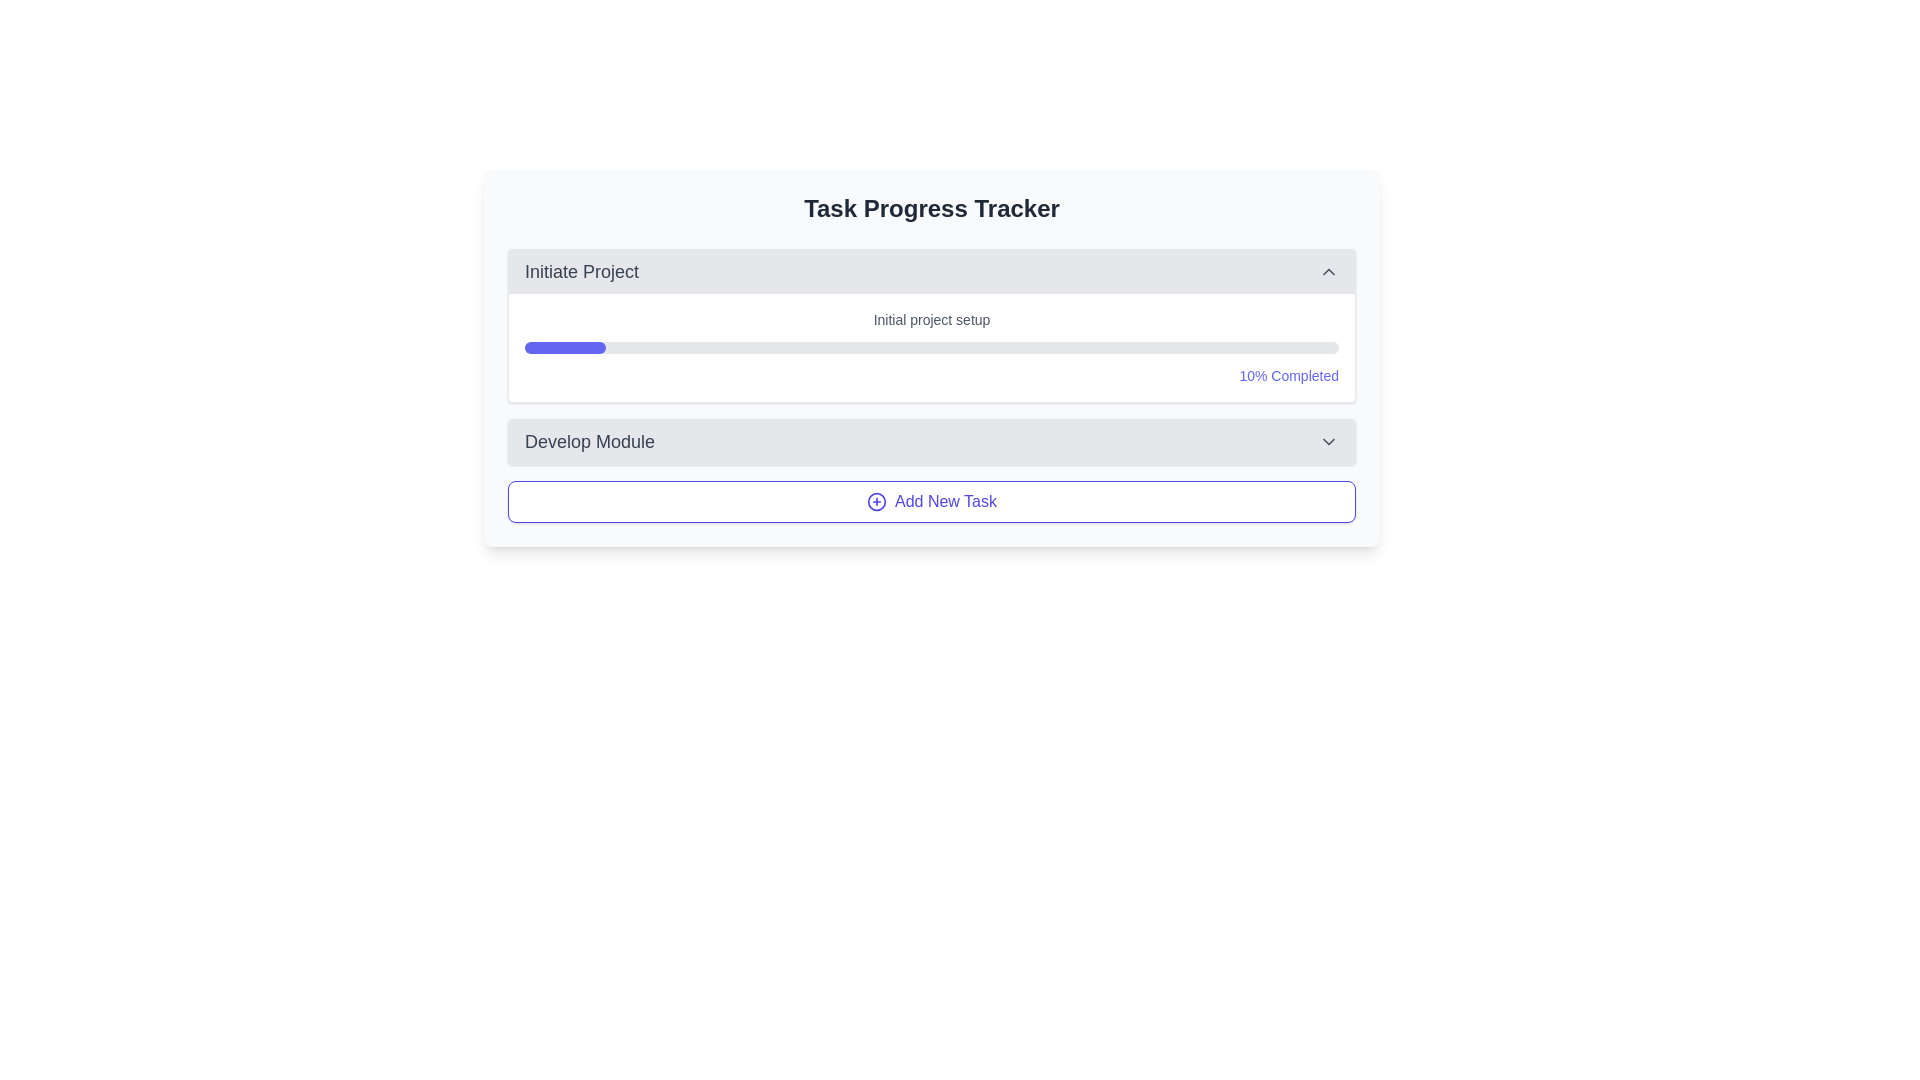 This screenshot has height=1080, width=1920. I want to click on task title and status from the progress bar indicating the completion of 'Initial project setup', so click(930, 346).